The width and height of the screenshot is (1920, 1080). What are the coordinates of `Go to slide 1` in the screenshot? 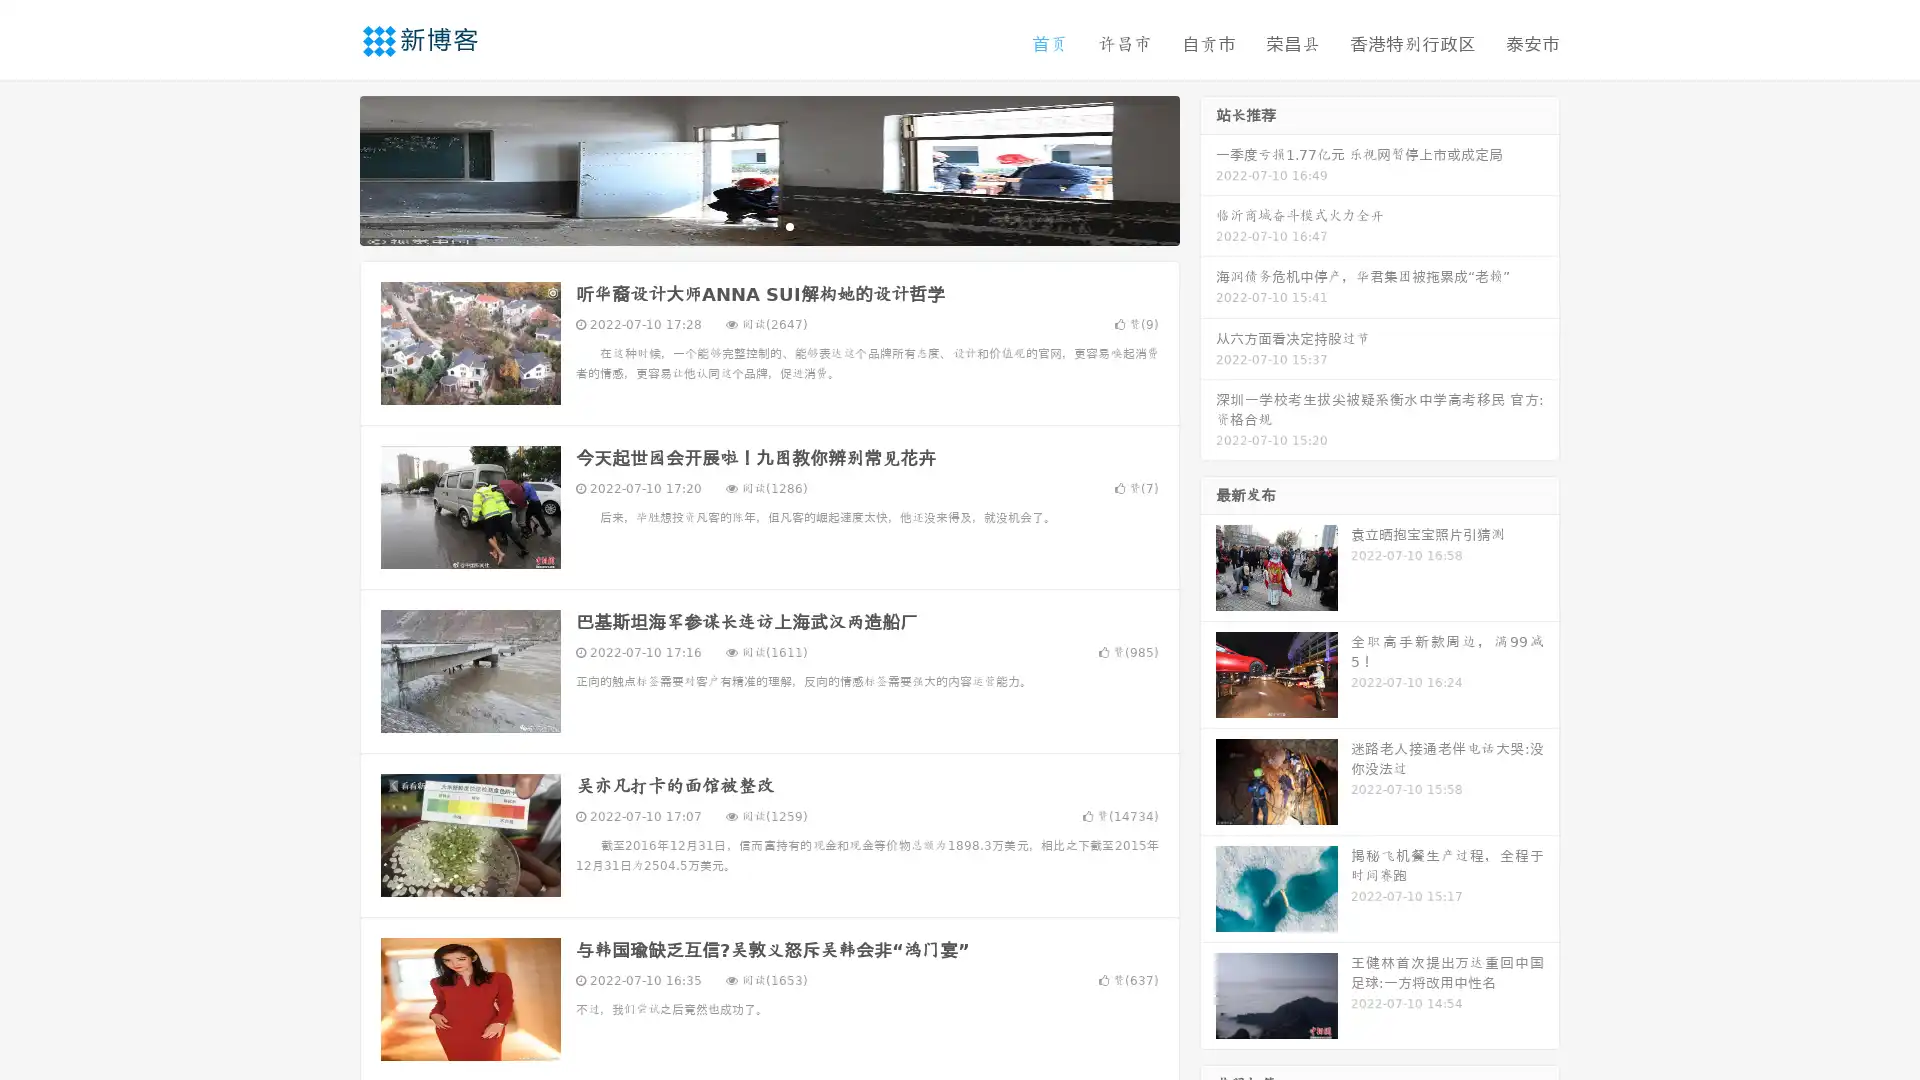 It's located at (748, 225).